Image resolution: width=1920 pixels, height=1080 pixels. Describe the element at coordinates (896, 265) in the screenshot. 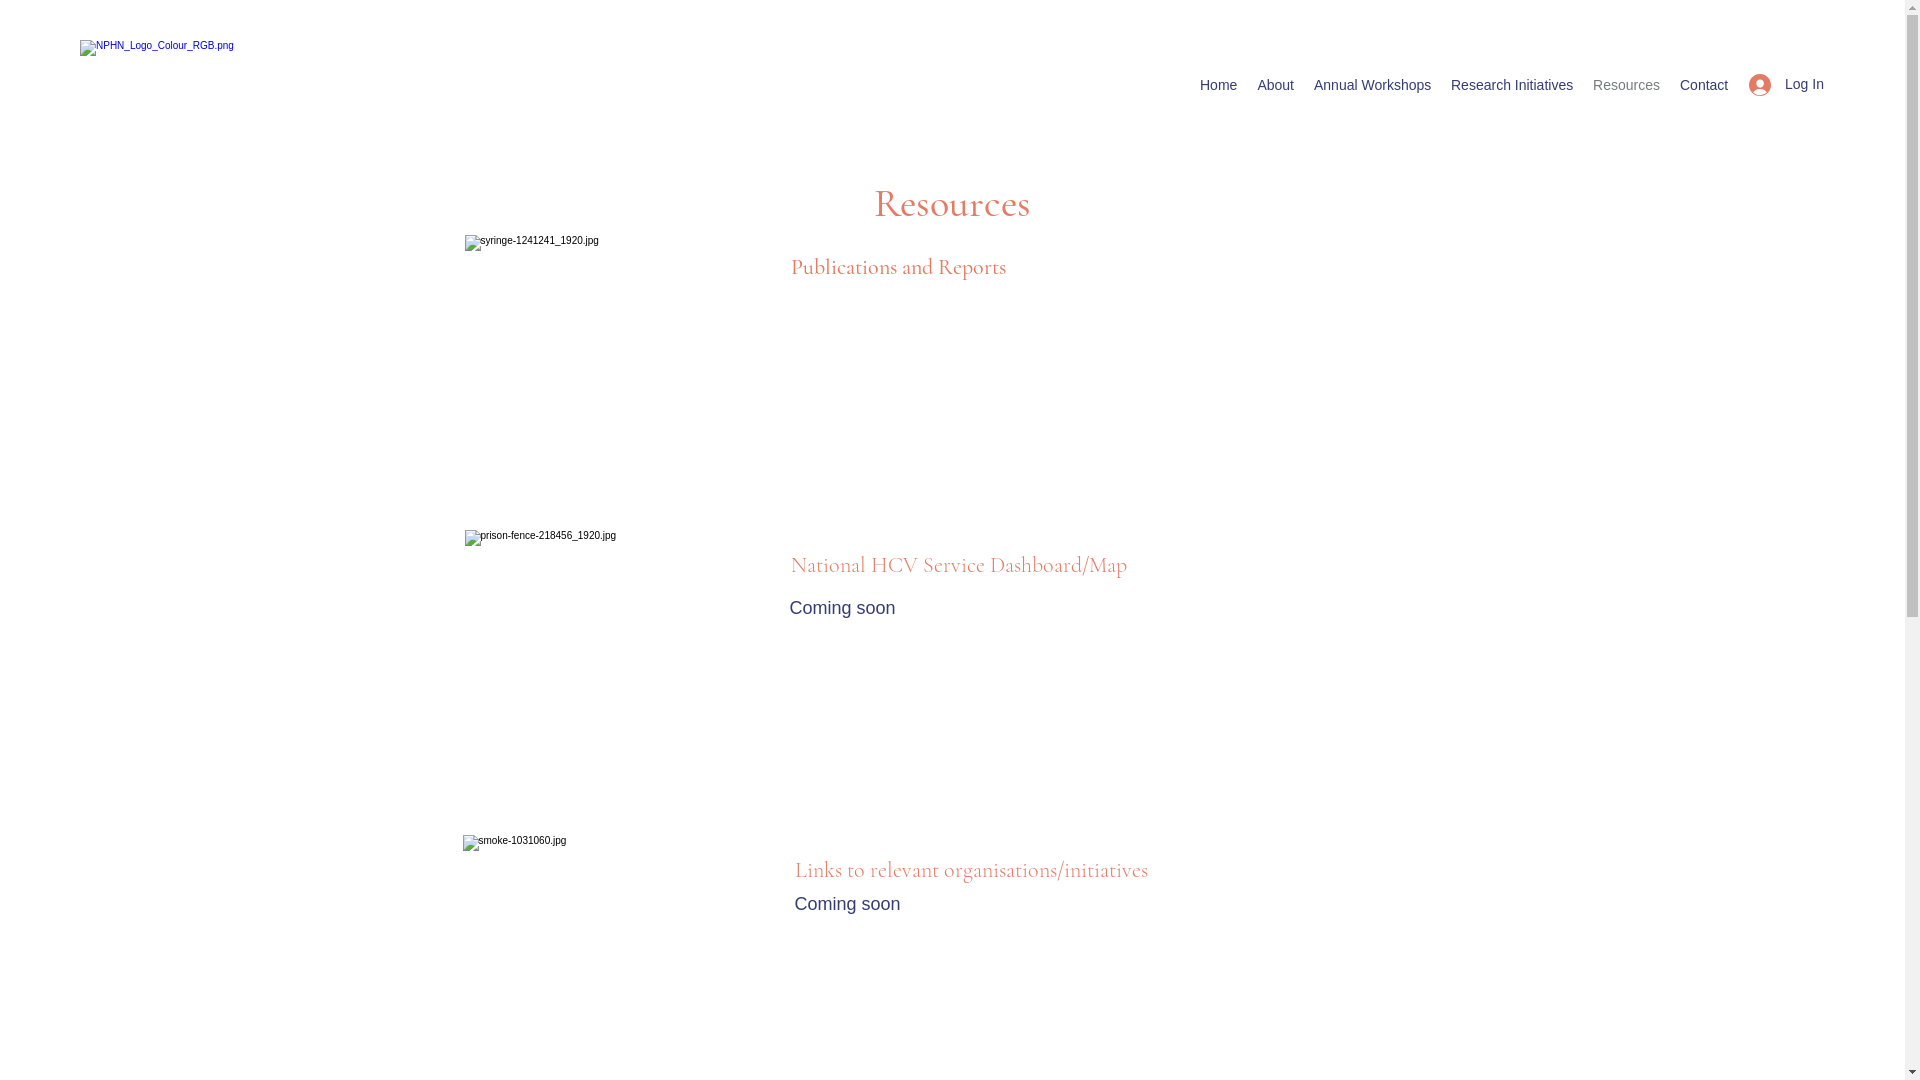

I see `'Publications and Reports'` at that location.